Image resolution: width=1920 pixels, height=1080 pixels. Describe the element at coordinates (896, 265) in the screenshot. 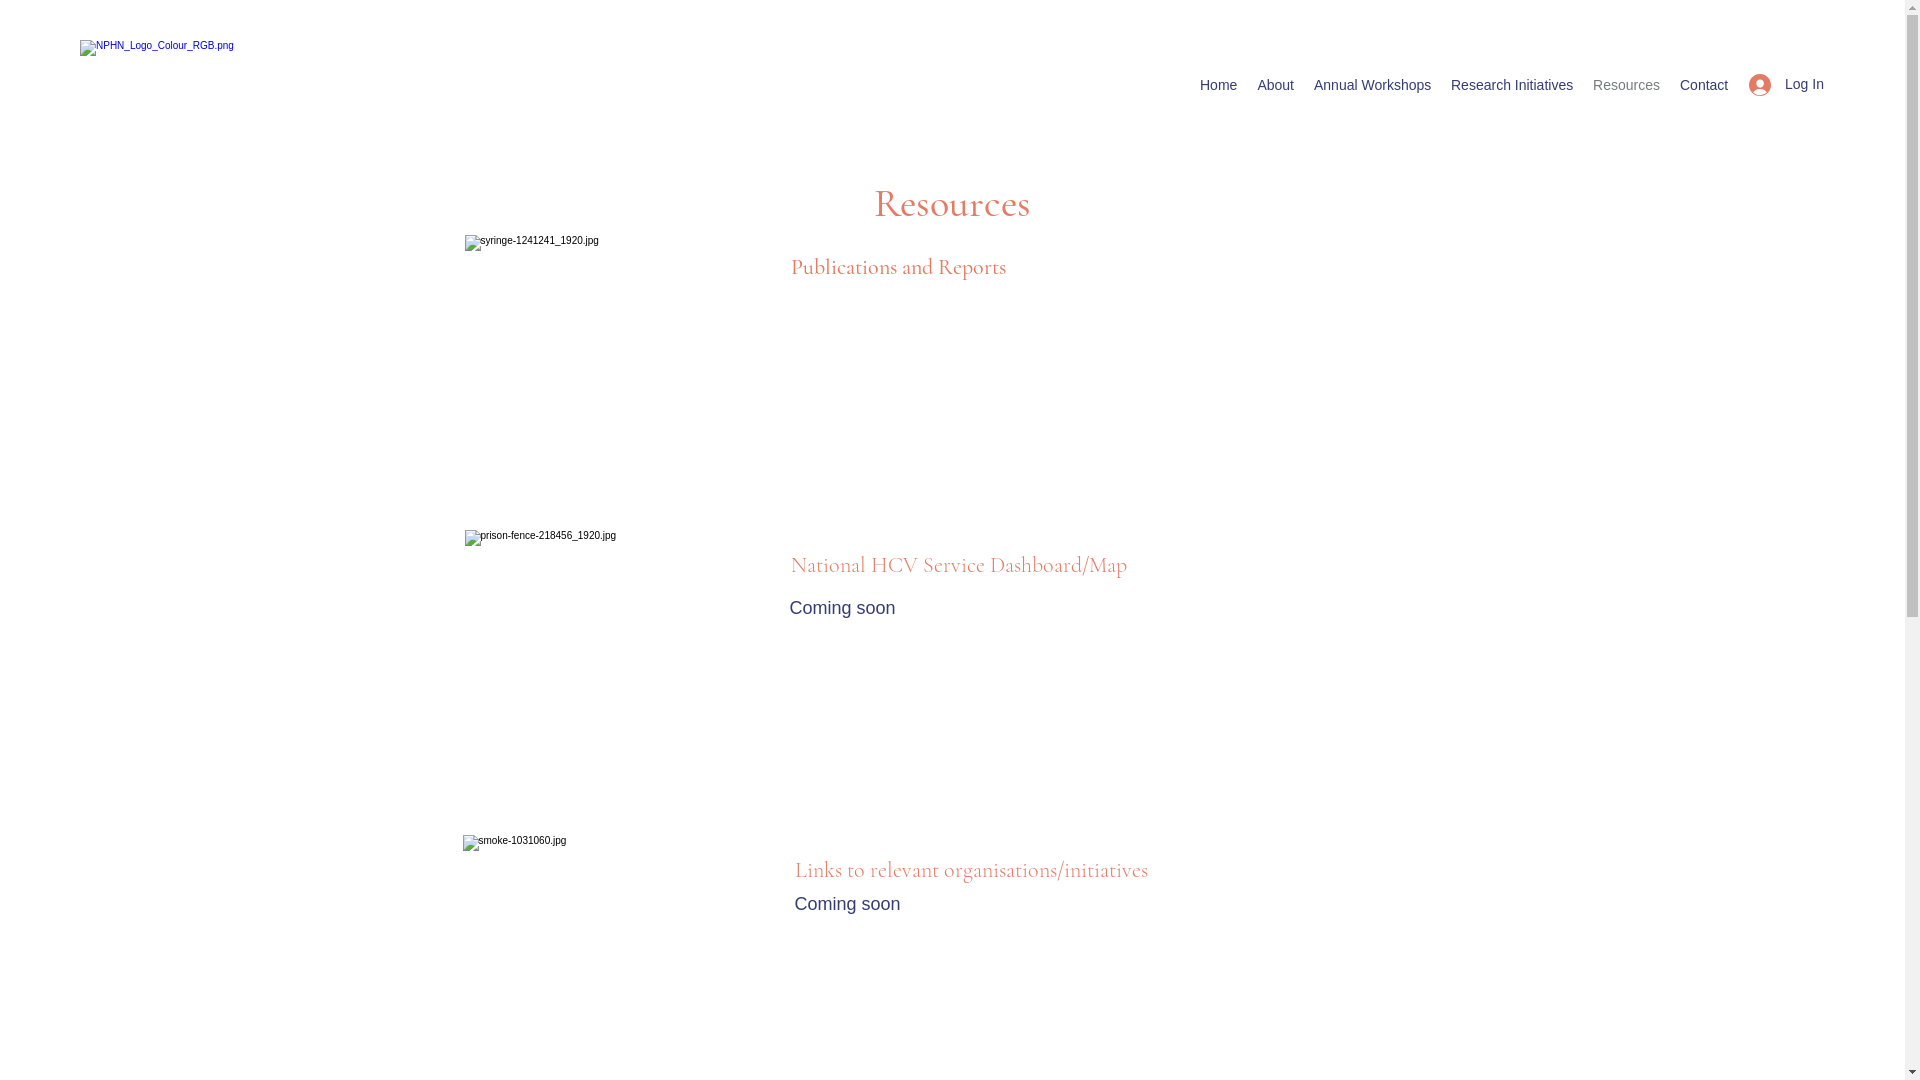

I see `'Publications and Reports'` at that location.